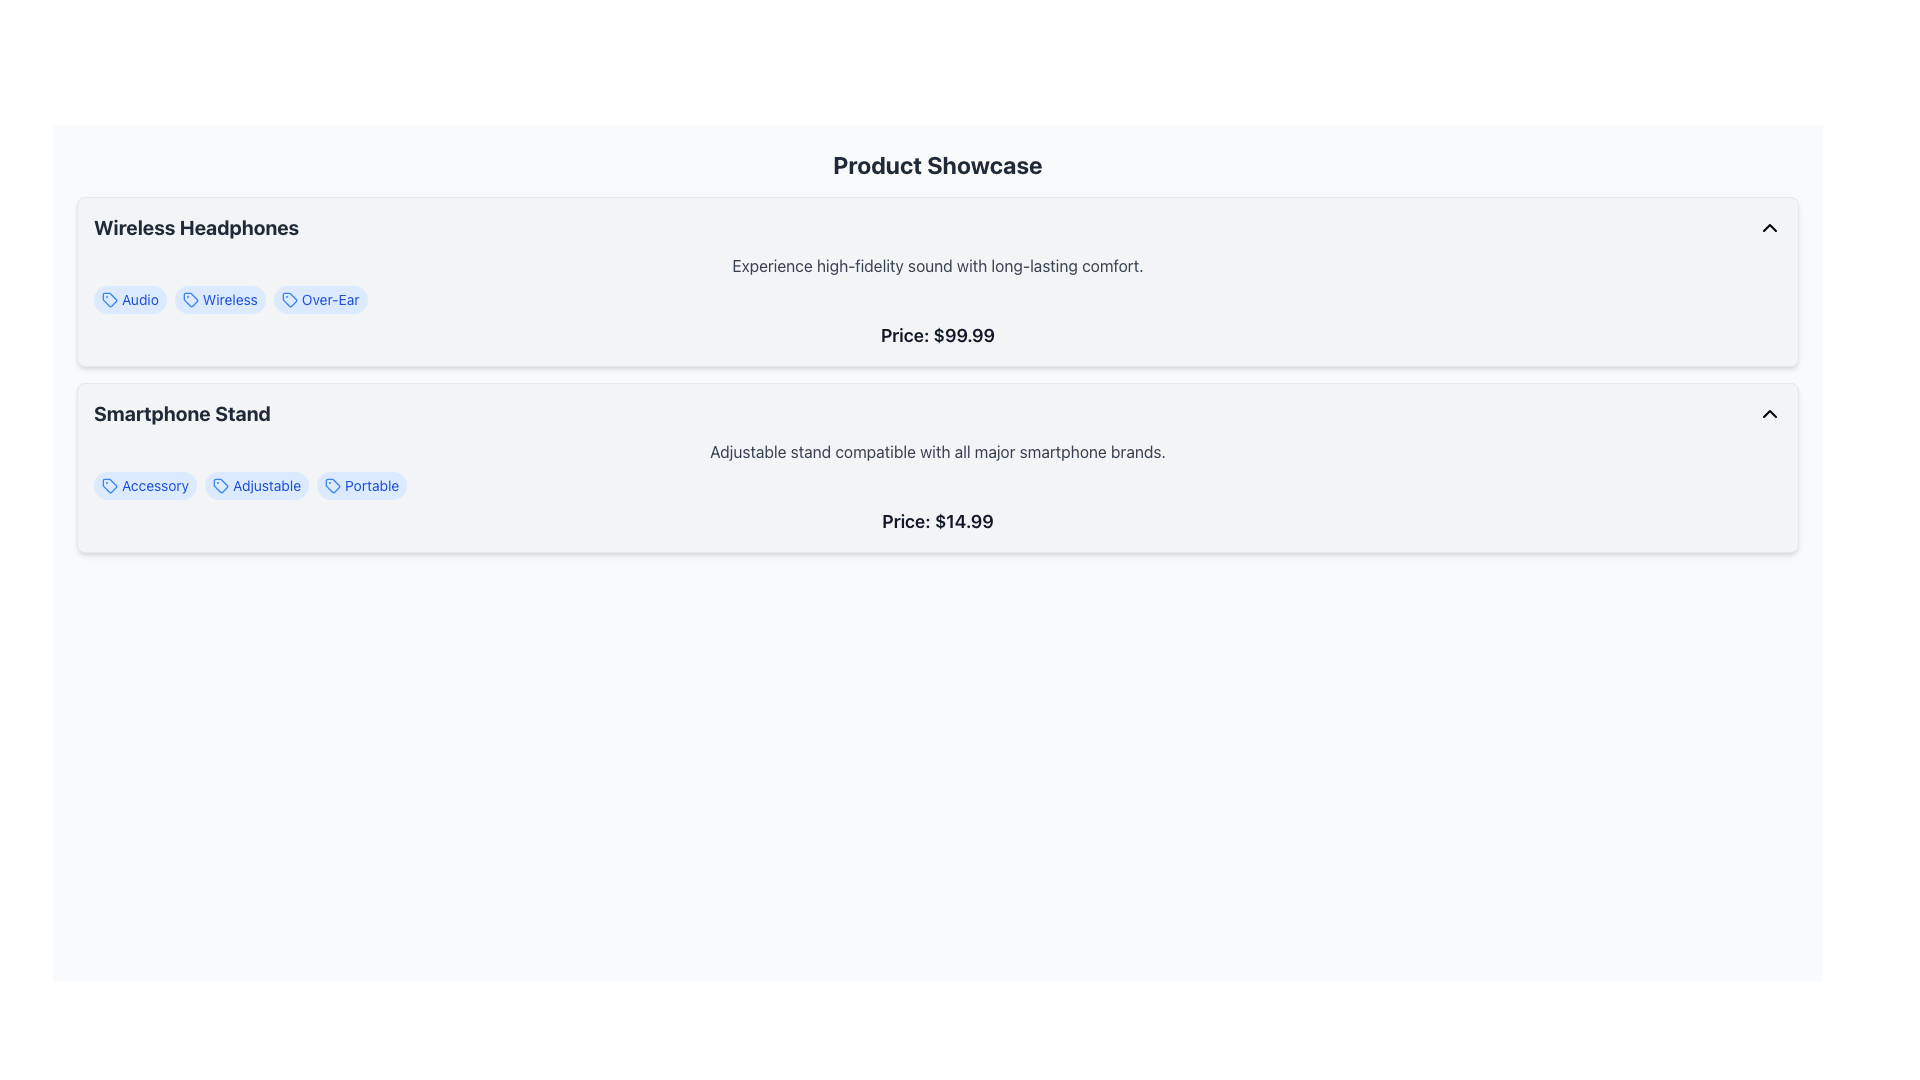 Image resolution: width=1920 pixels, height=1080 pixels. I want to click on the bold text block displaying the price information '$99.99' located at the bottom of the product description card for 'Wireless Headphones', so click(936, 334).